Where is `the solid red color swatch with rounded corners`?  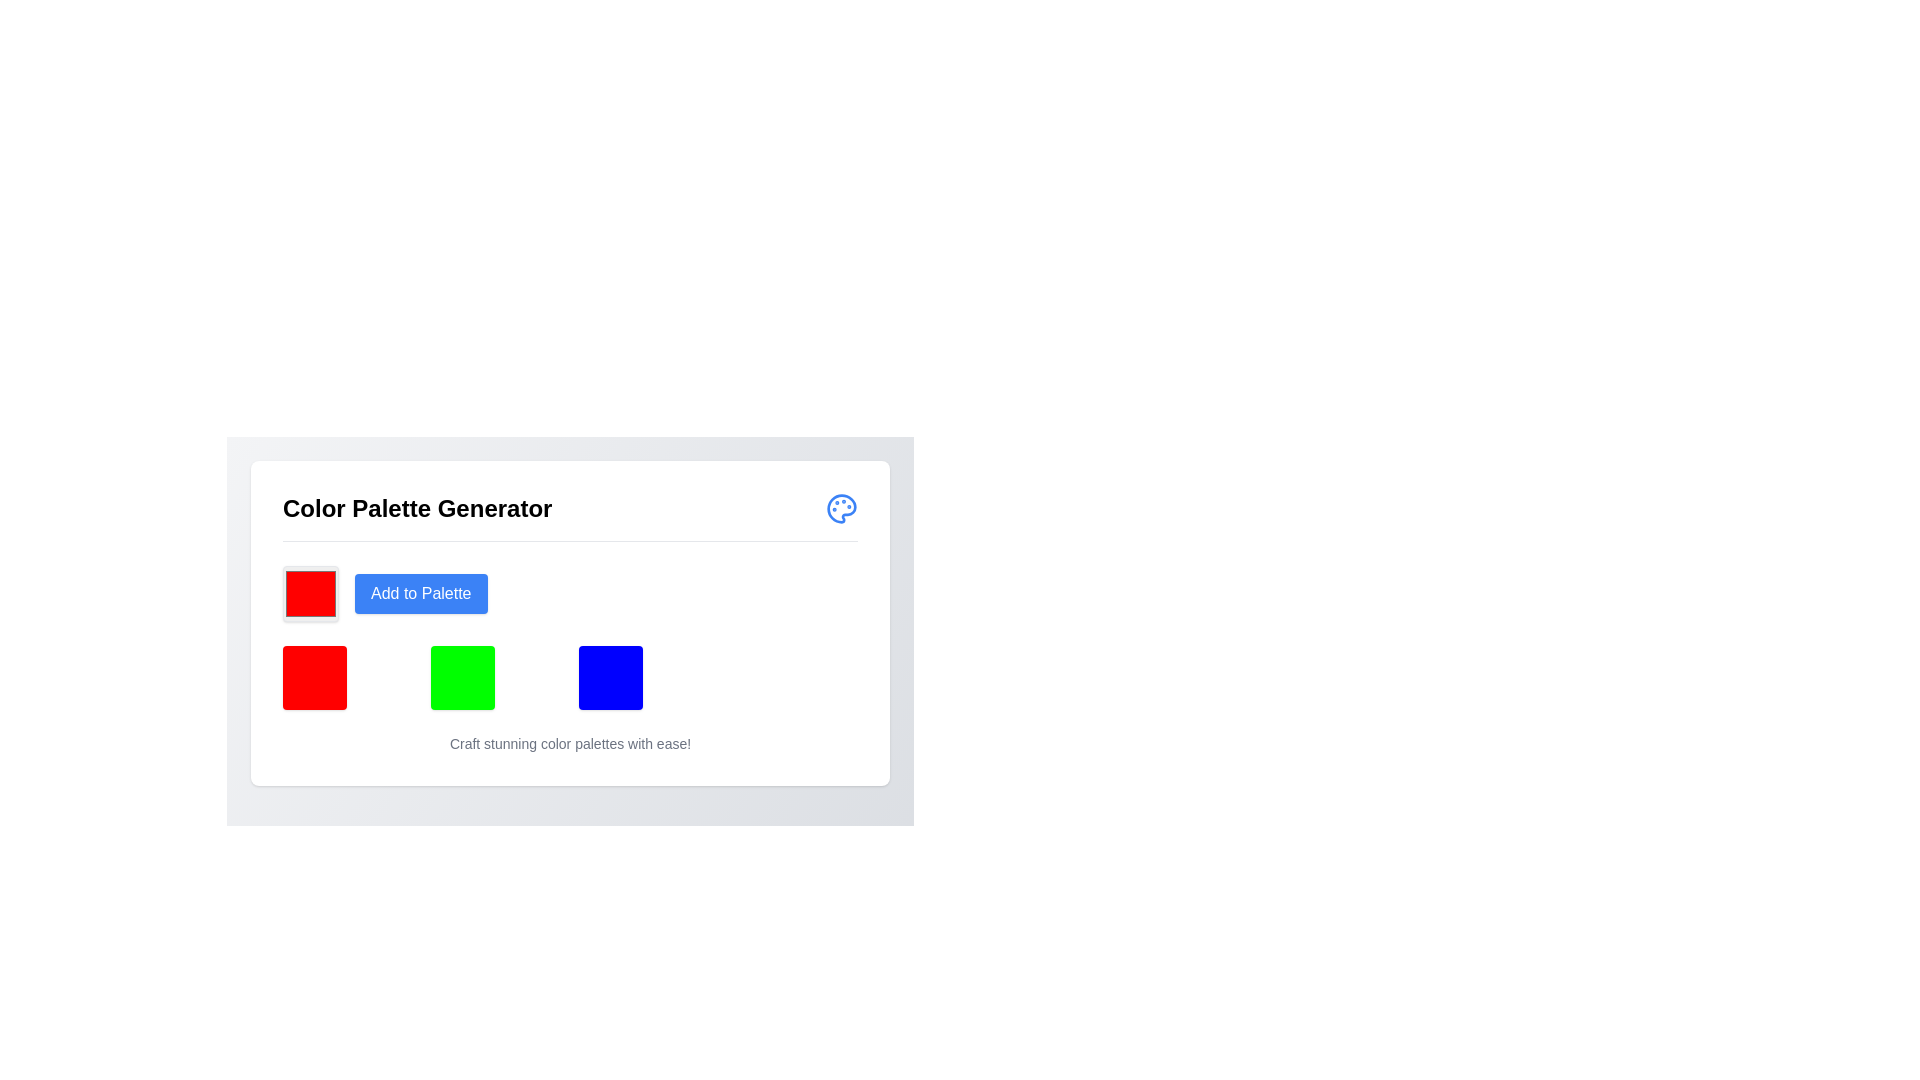
the solid red color swatch with rounded corners is located at coordinates (310, 593).